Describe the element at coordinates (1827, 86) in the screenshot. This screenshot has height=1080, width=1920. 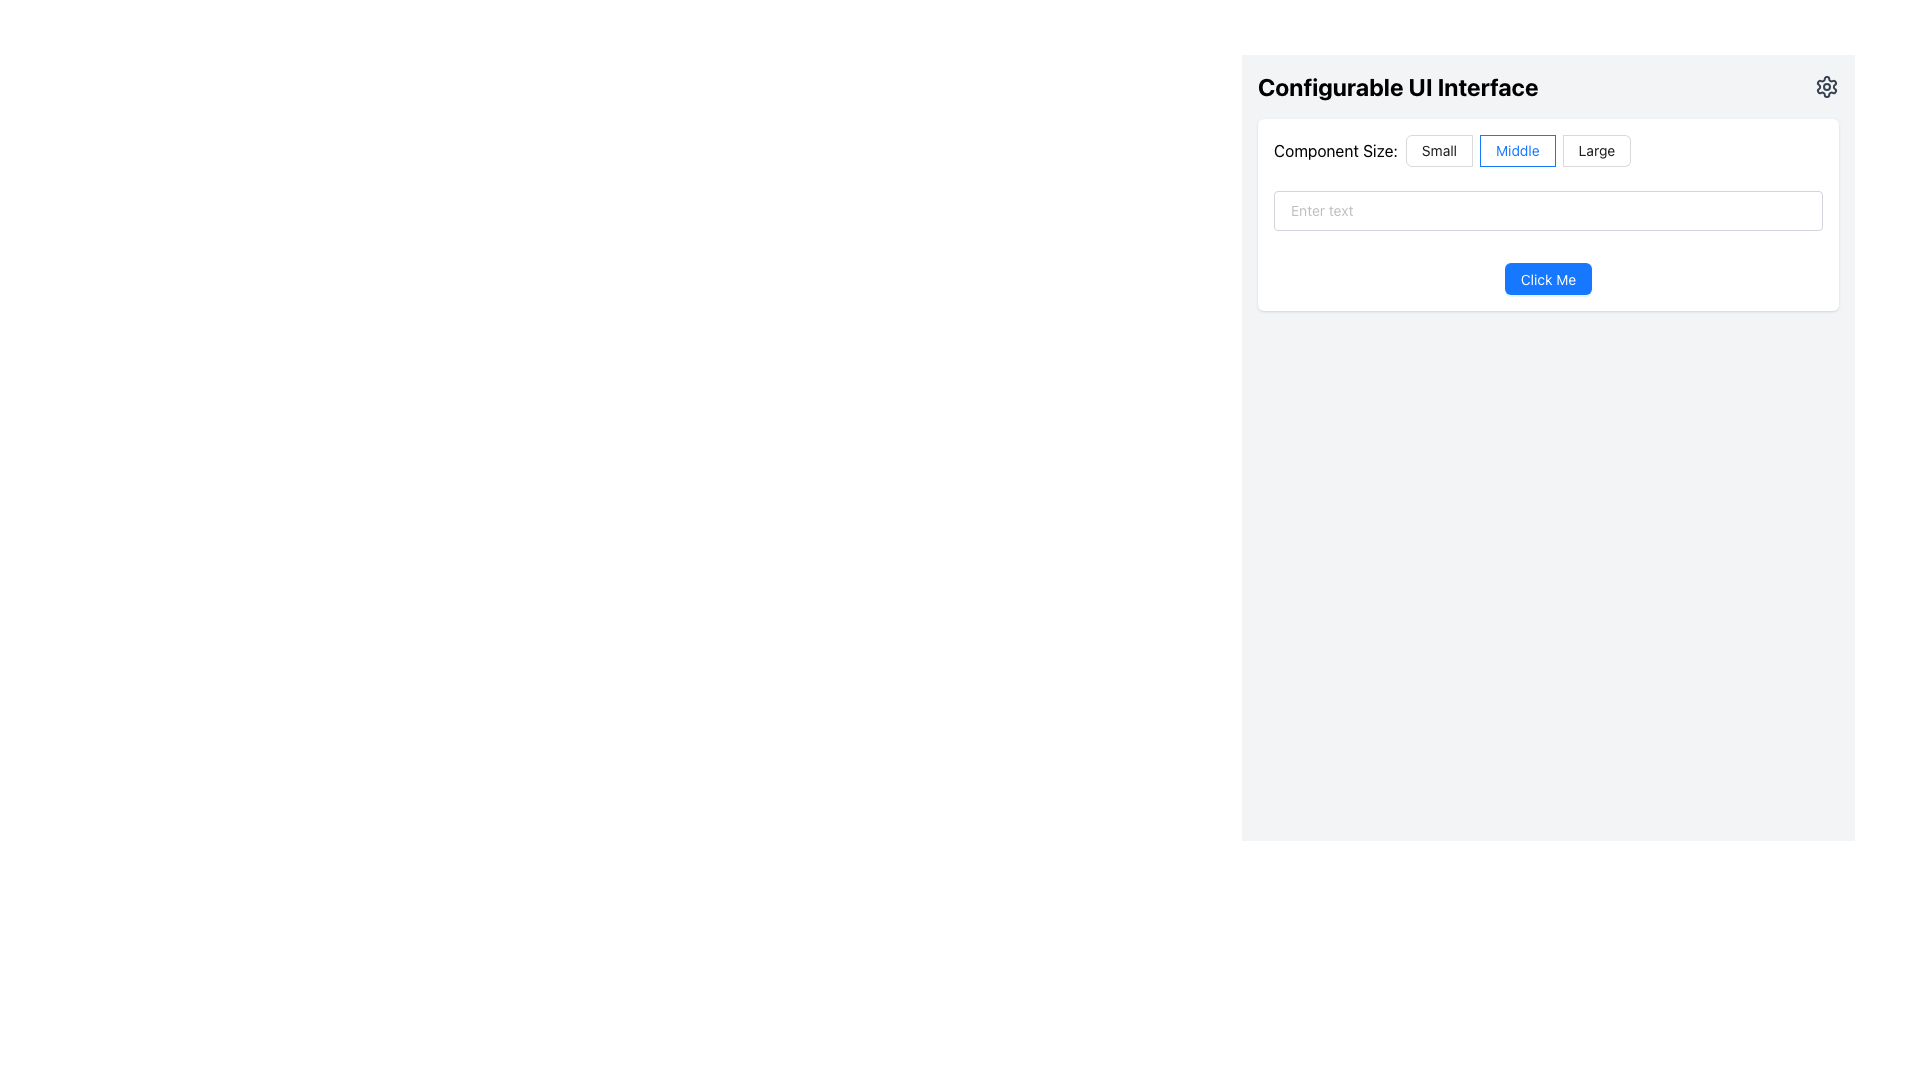
I see `the gear icon button in the top-right corner of the 'Configurable UI Interface' header` at that location.